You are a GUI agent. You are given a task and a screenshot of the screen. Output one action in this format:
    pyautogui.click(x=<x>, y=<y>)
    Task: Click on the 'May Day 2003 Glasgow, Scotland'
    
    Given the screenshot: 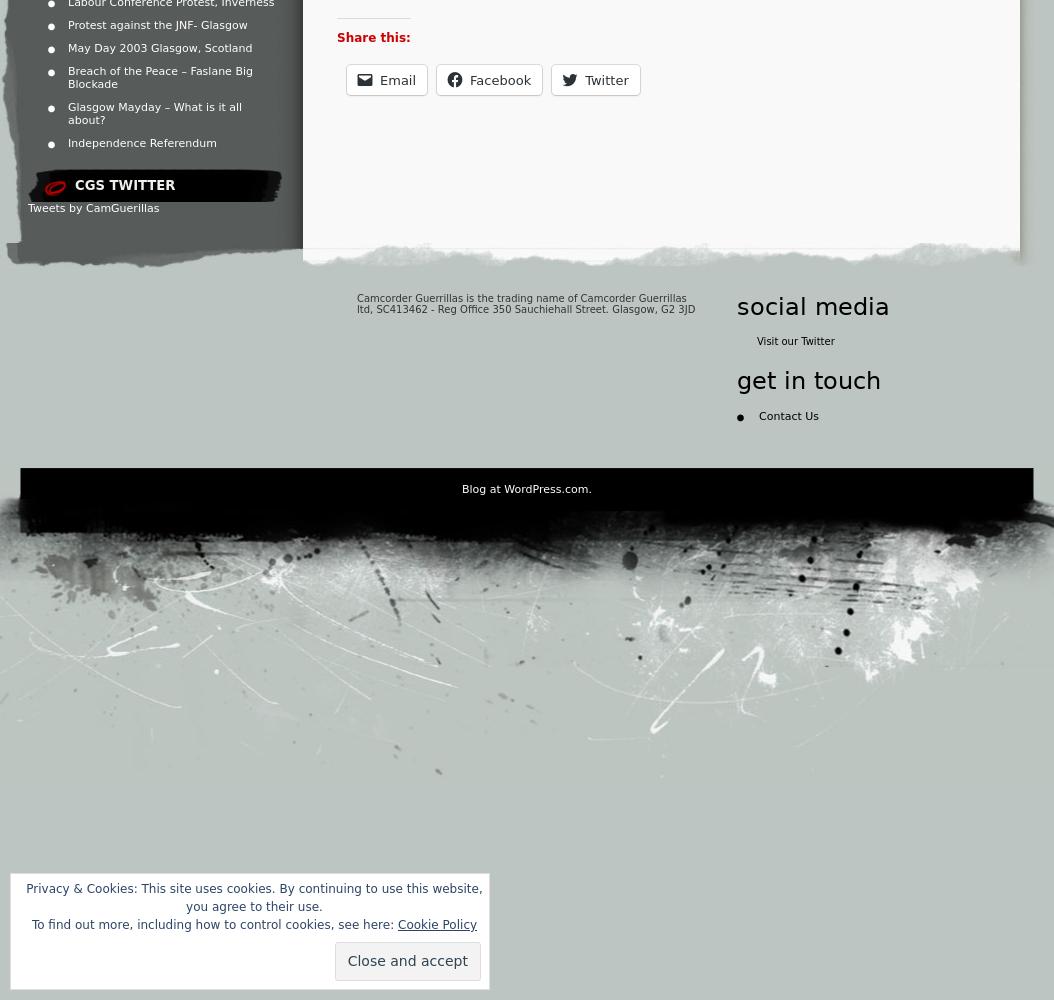 What is the action you would take?
    pyautogui.click(x=158, y=48)
    